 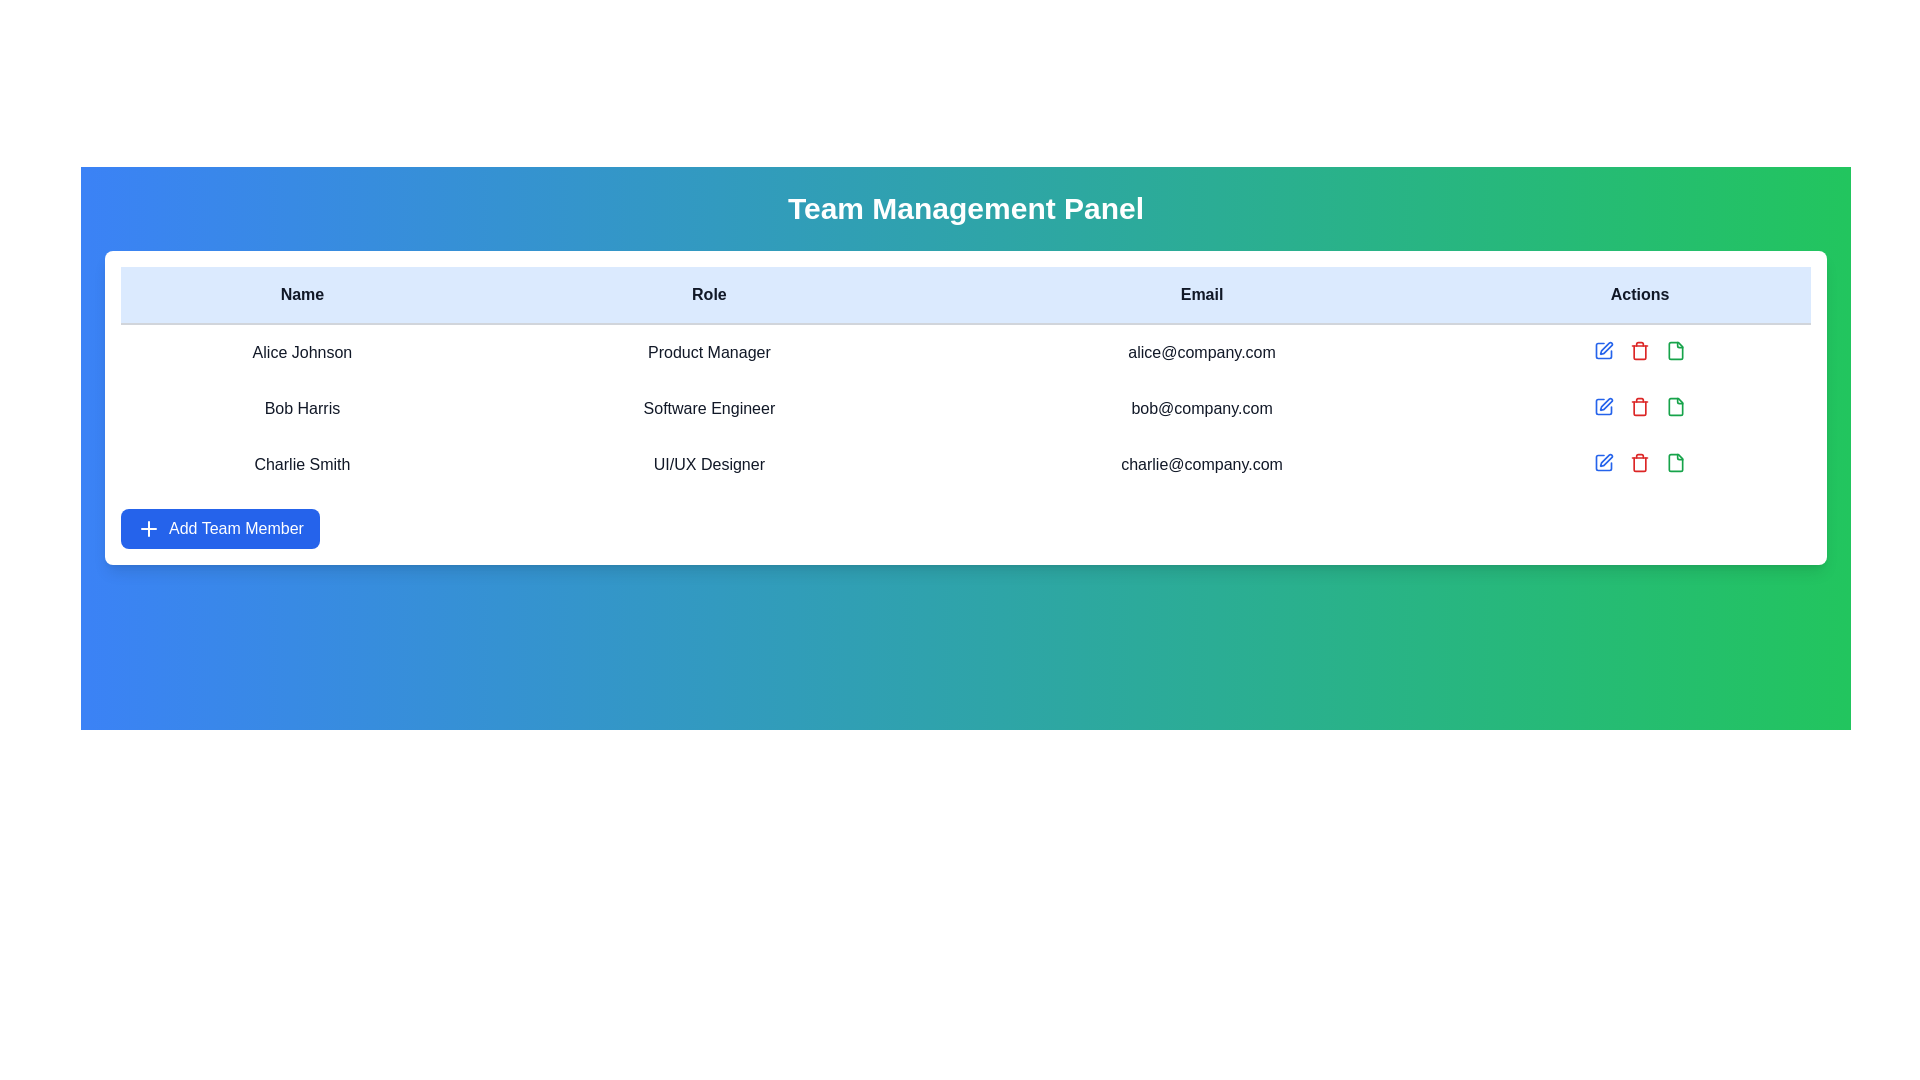 I want to click on the edit icon in the actions column for the row corresponding to 'Alice Johnson', so click(x=1603, y=350).